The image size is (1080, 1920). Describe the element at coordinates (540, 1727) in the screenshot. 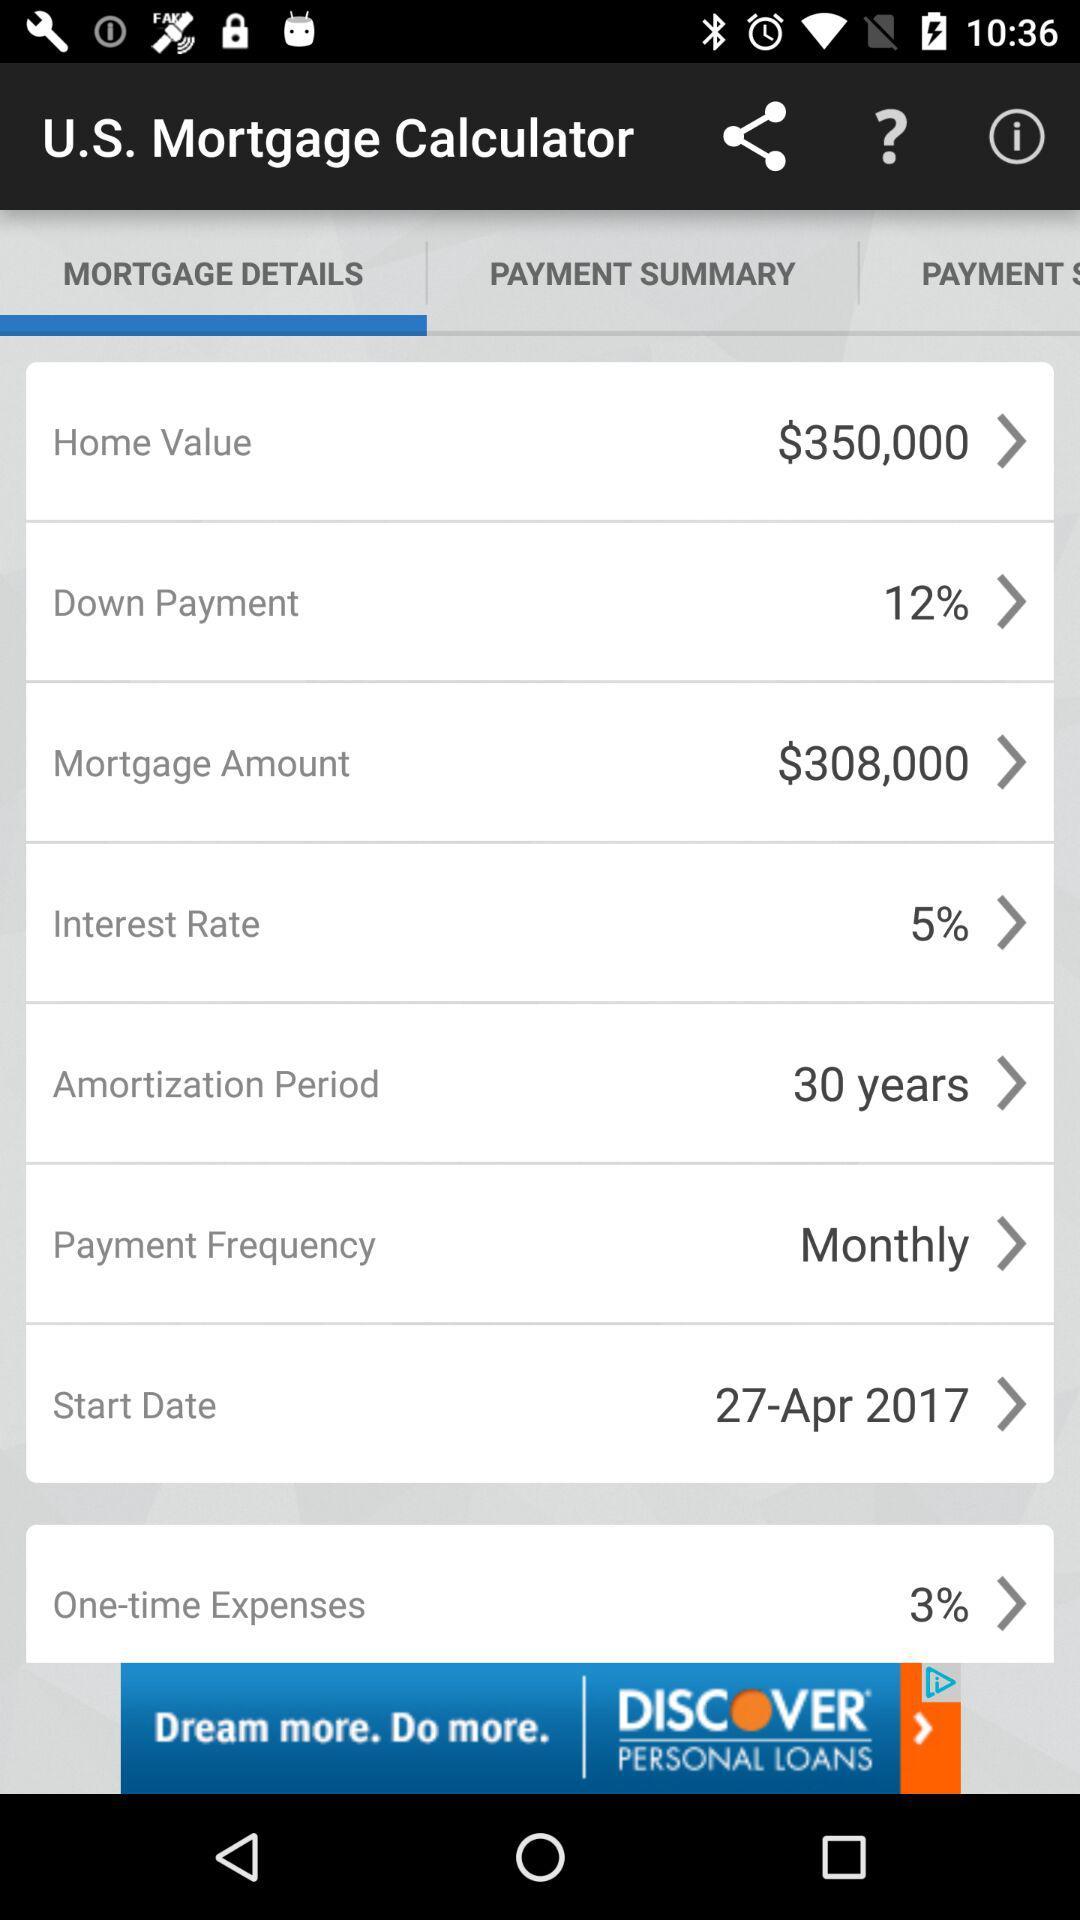

I see `advertisement` at that location.